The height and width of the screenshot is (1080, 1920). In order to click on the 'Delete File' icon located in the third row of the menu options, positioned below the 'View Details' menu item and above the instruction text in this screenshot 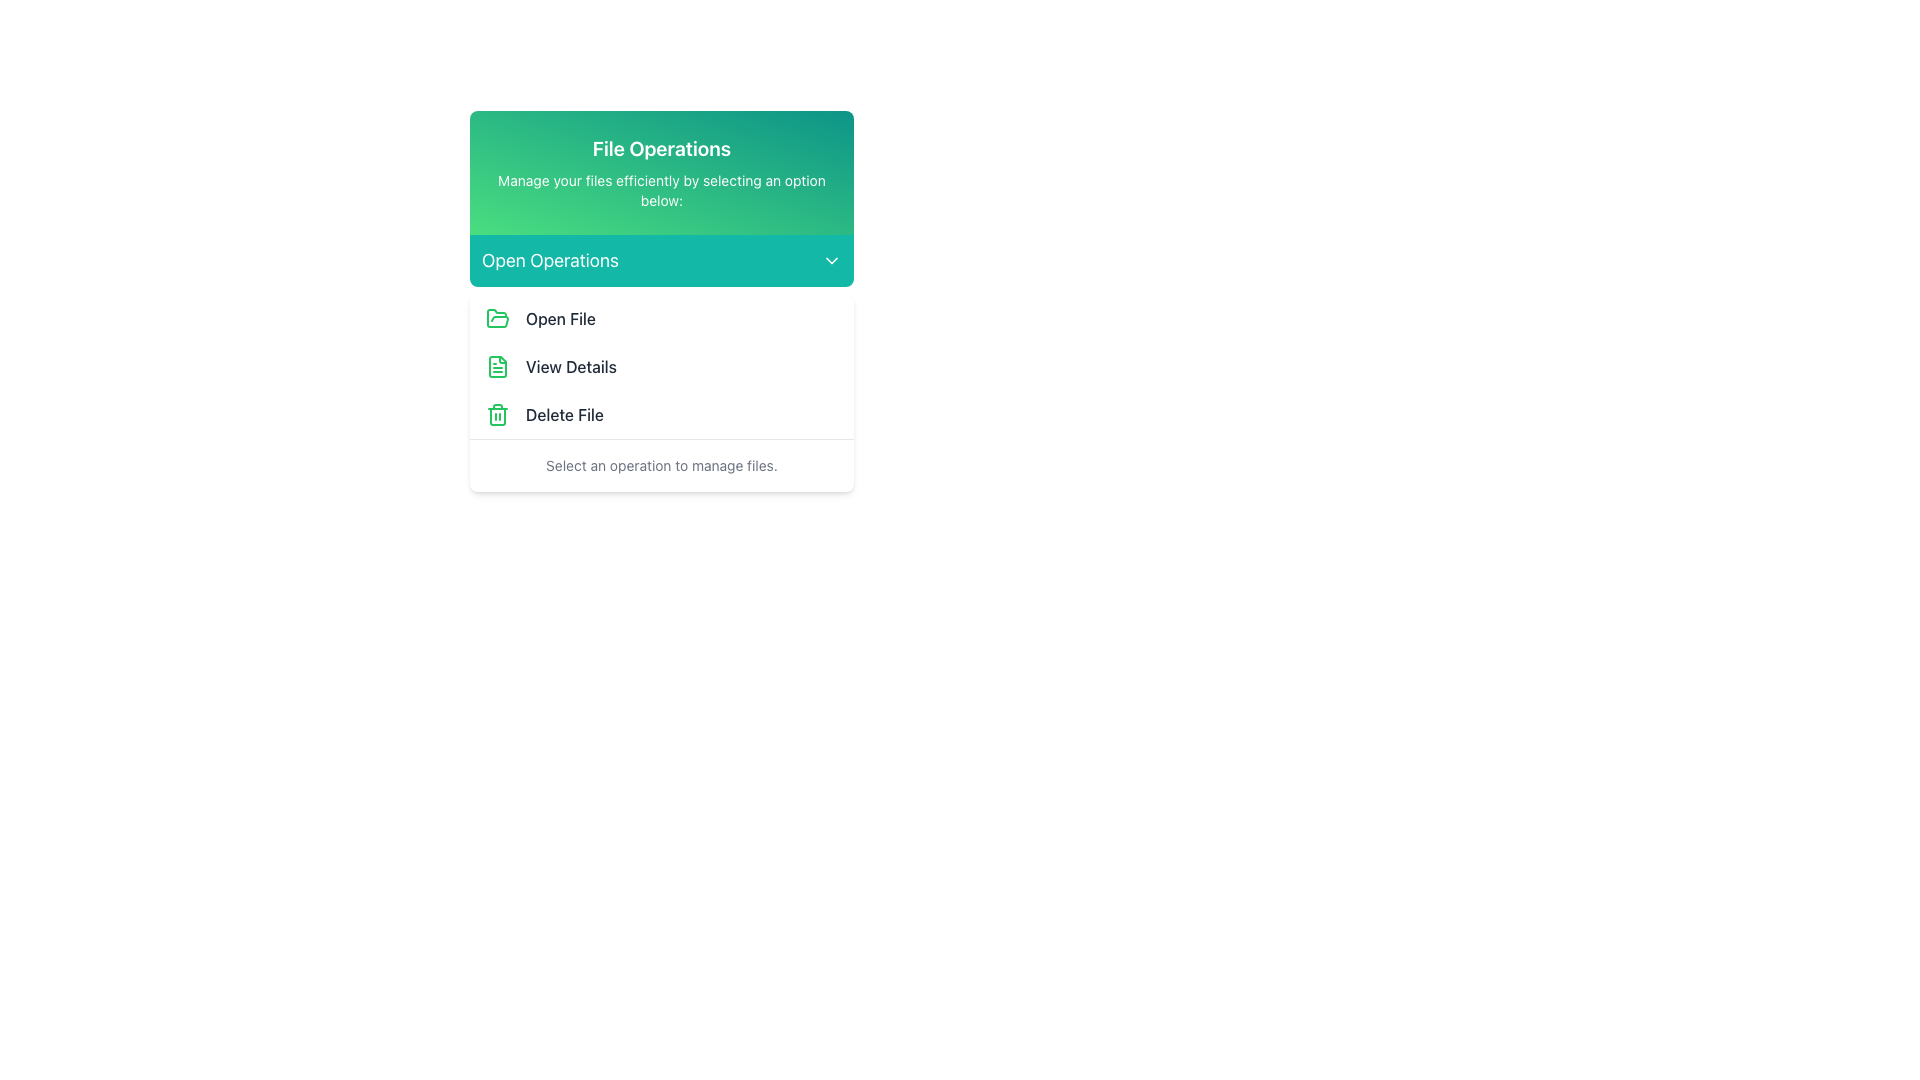, I will do `click(498, 414)`.